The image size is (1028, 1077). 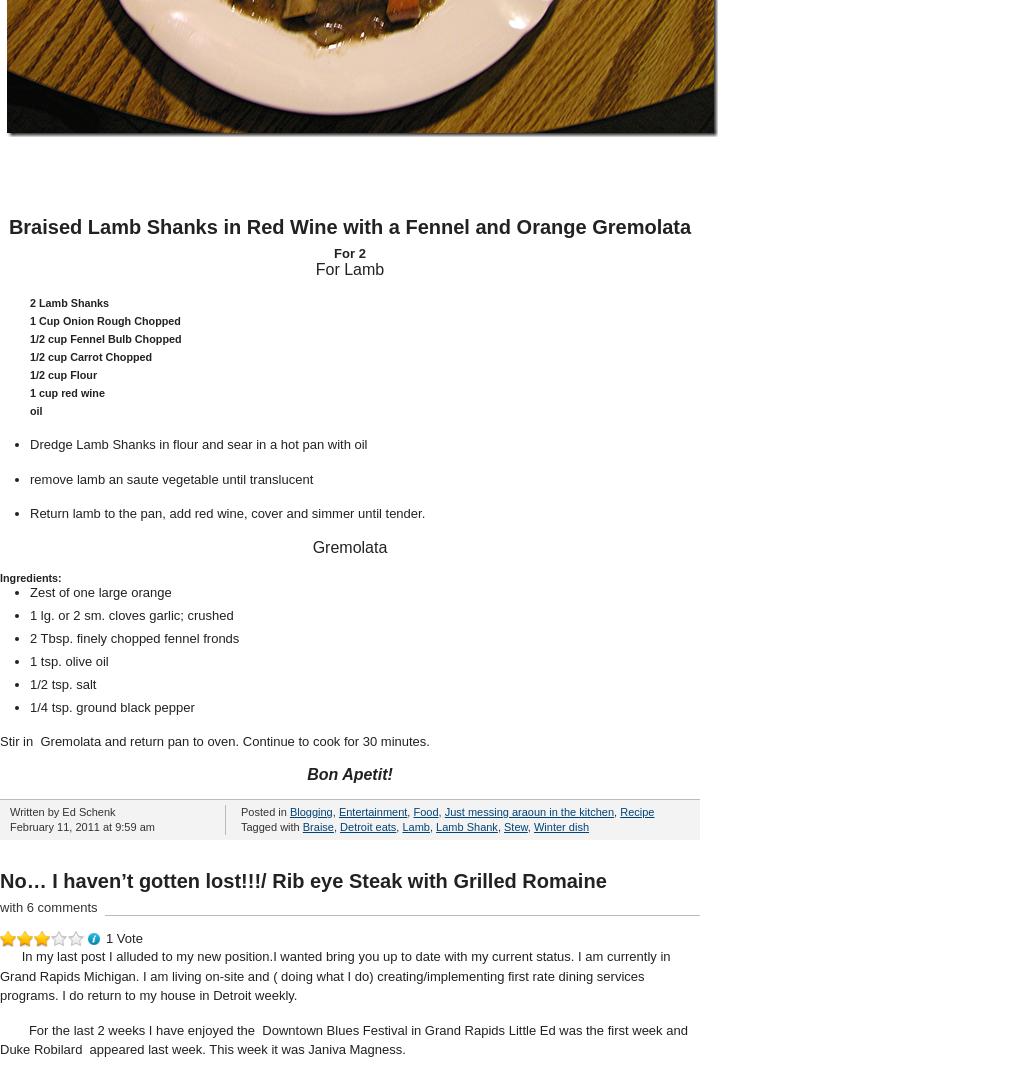 What do you see at coordinates (8, 227) in the screenshot?
I see `'Braised Lamb Shanks in Red Wine with a Fennel and Orange Gremolata'` at bounding box center [8, 227].